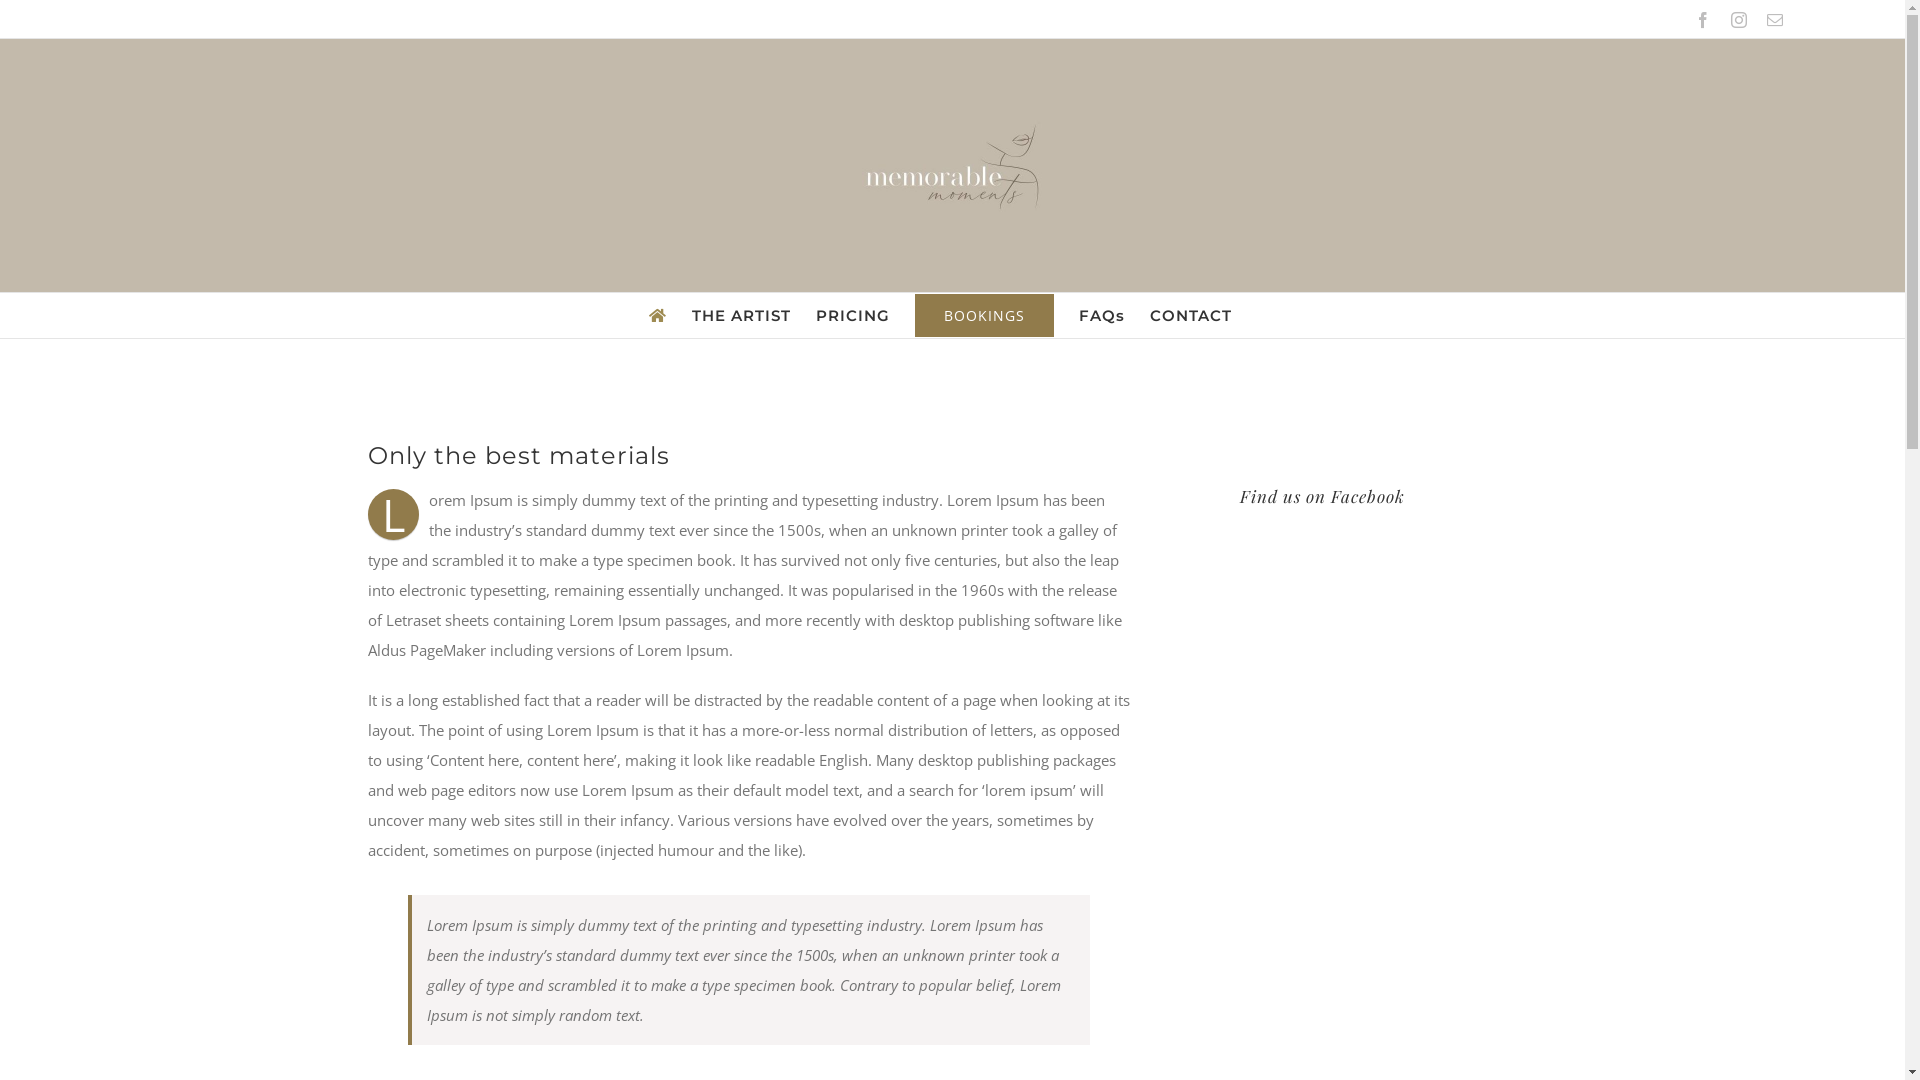  Describe the element at coordinates (1099, 315) in the screenshot. I see `'FAQs'` at that location.